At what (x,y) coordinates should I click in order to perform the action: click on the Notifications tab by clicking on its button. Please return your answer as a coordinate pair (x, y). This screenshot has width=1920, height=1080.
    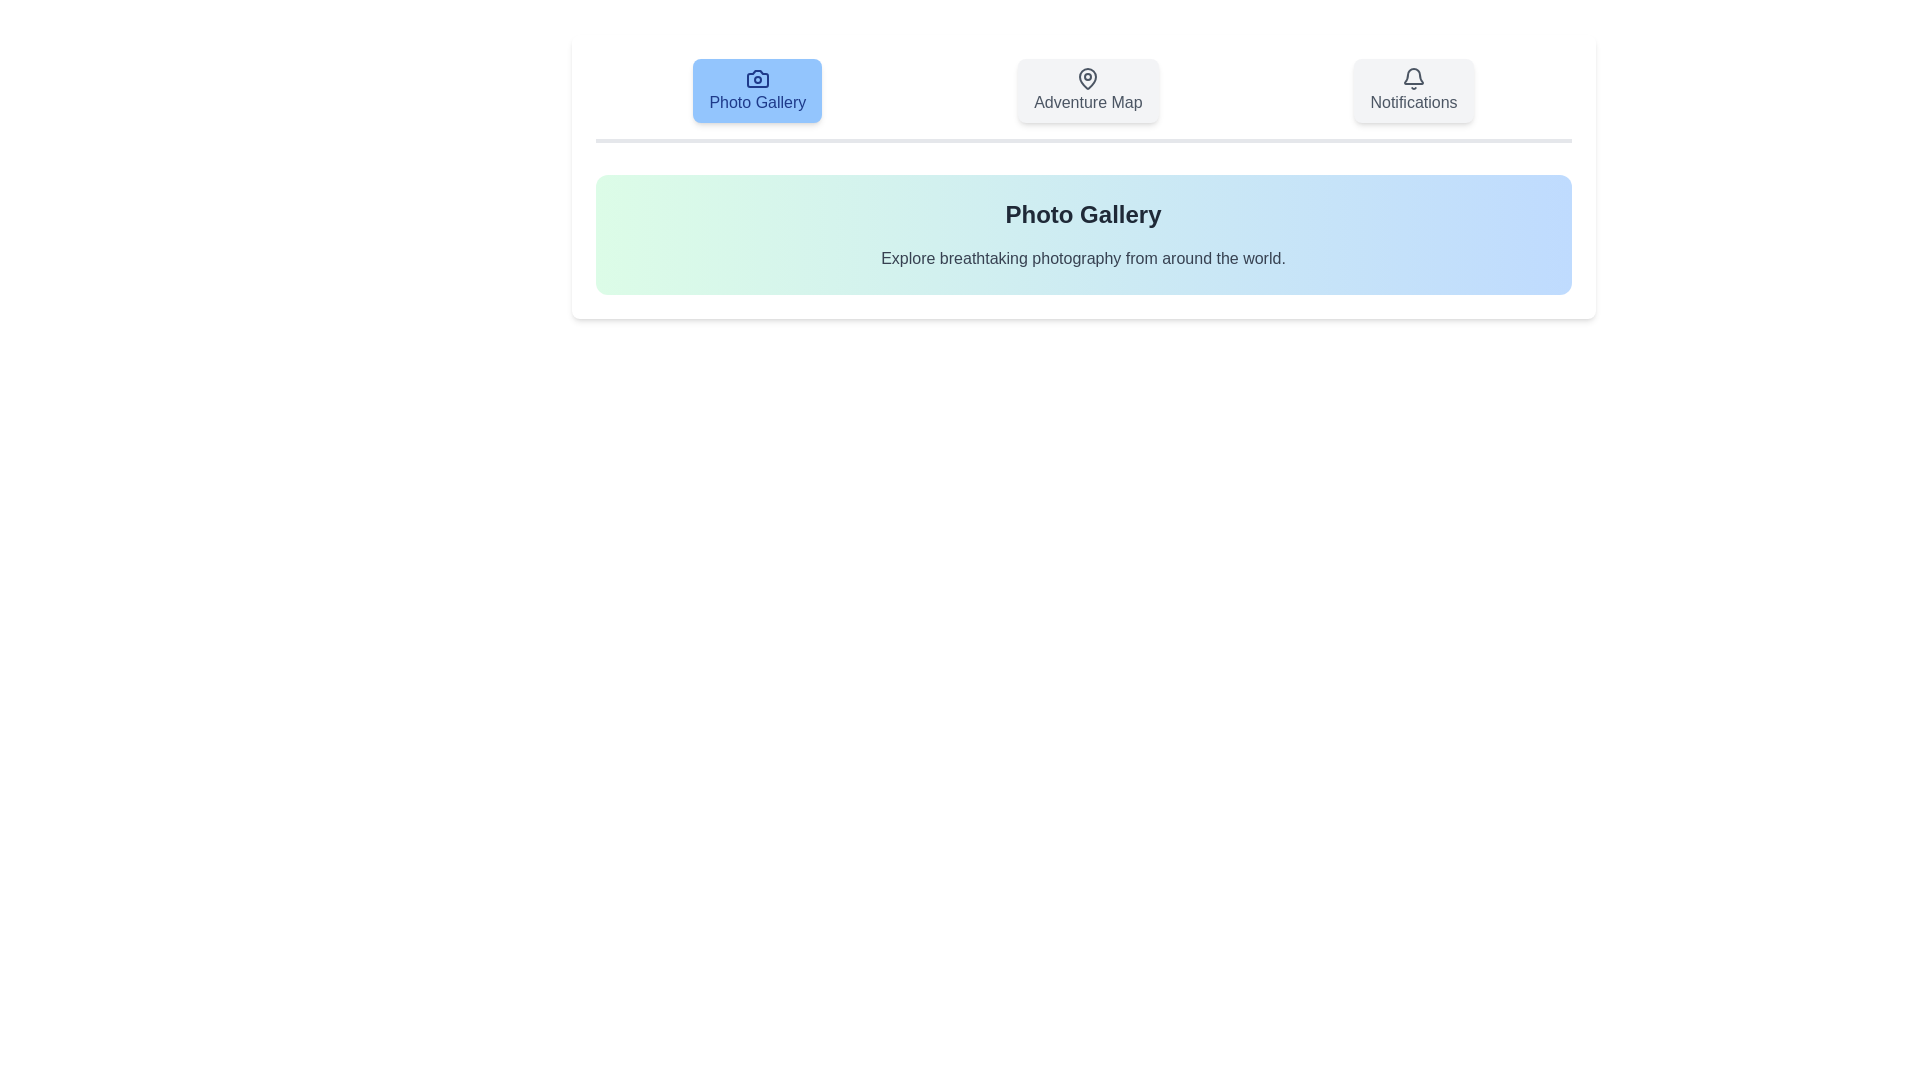
    Looking at the image, I should click on (1413, 91).